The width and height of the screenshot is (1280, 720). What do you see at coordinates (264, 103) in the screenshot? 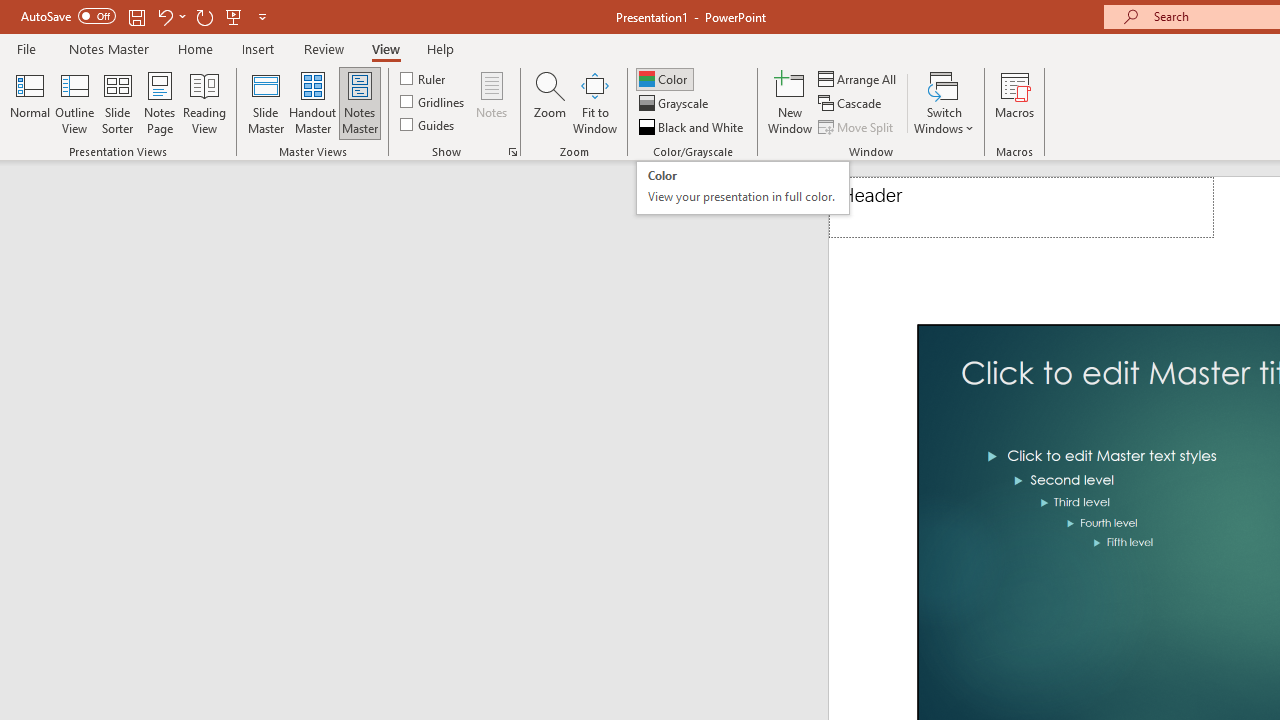
I see `'Slide Master'` at bounding box center [264, 103].